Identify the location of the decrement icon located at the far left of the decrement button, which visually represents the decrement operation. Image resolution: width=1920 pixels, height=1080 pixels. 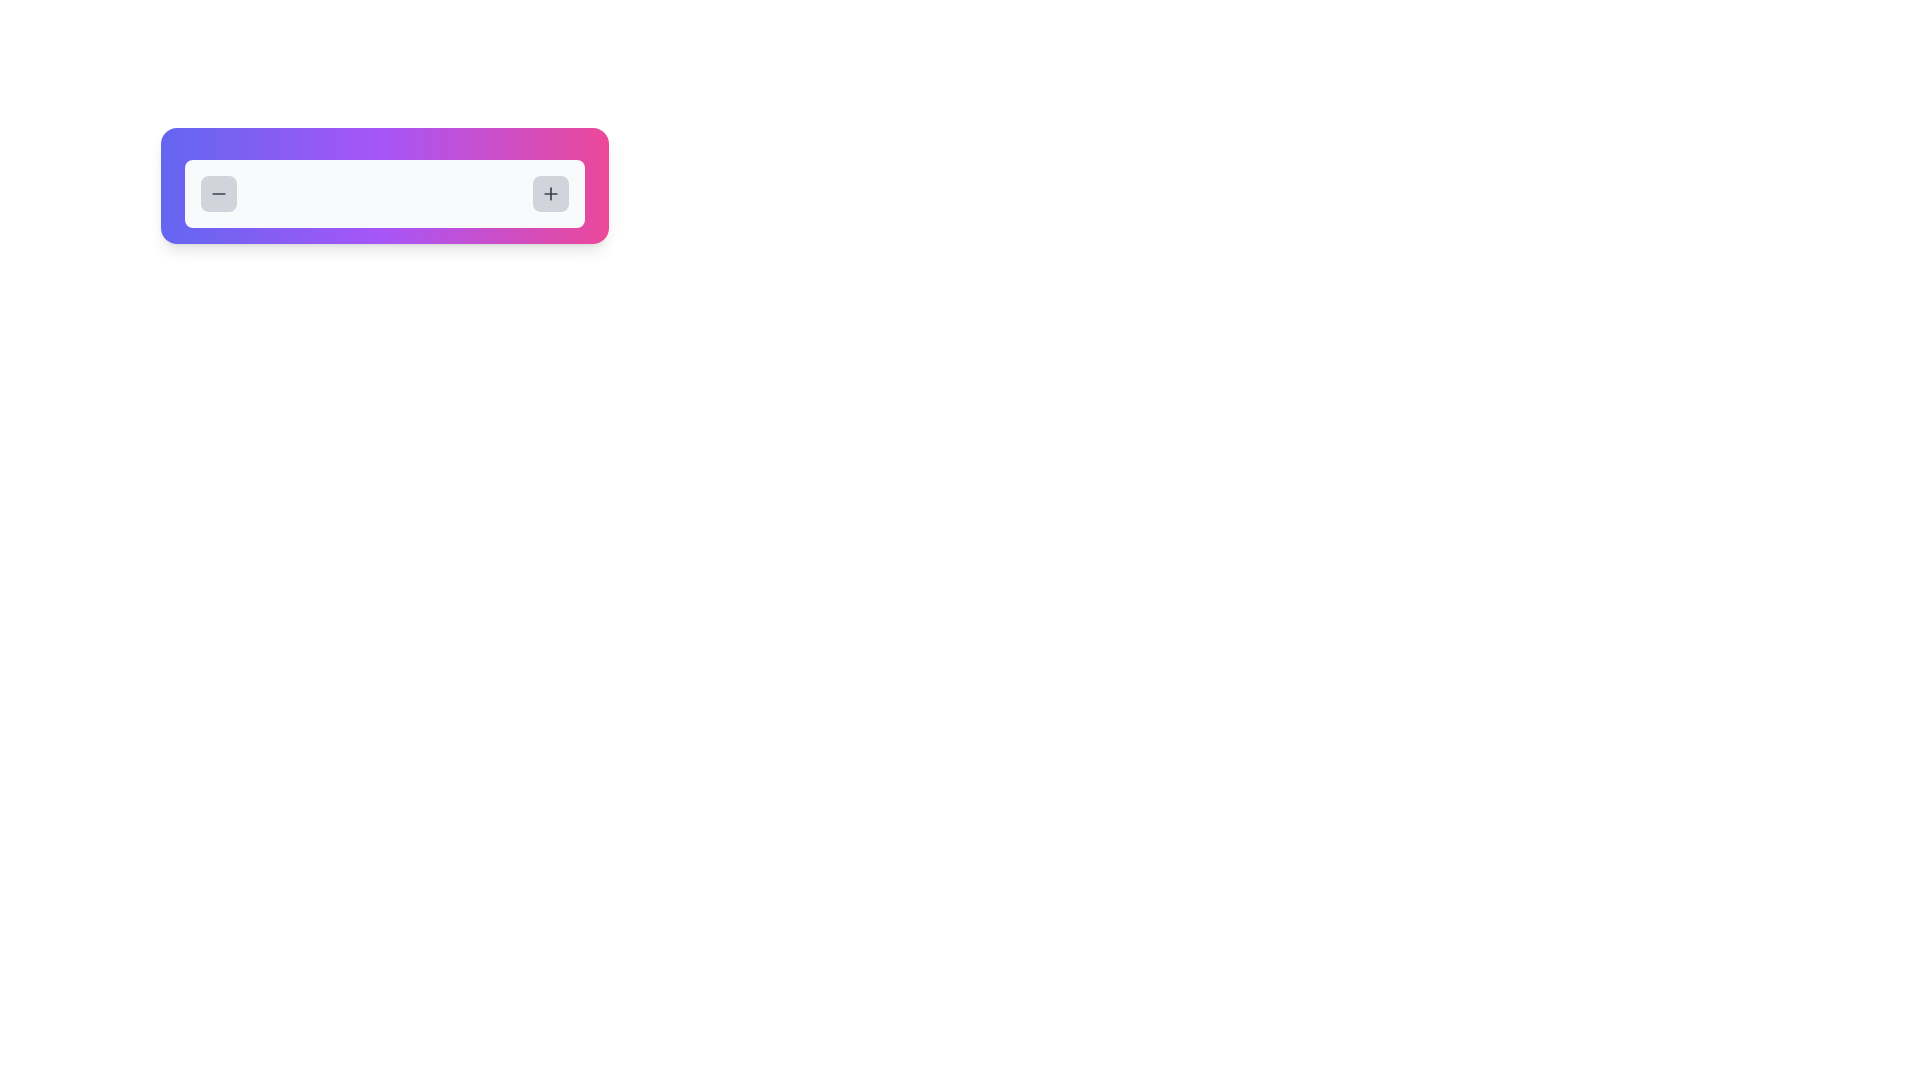
(219, 193).